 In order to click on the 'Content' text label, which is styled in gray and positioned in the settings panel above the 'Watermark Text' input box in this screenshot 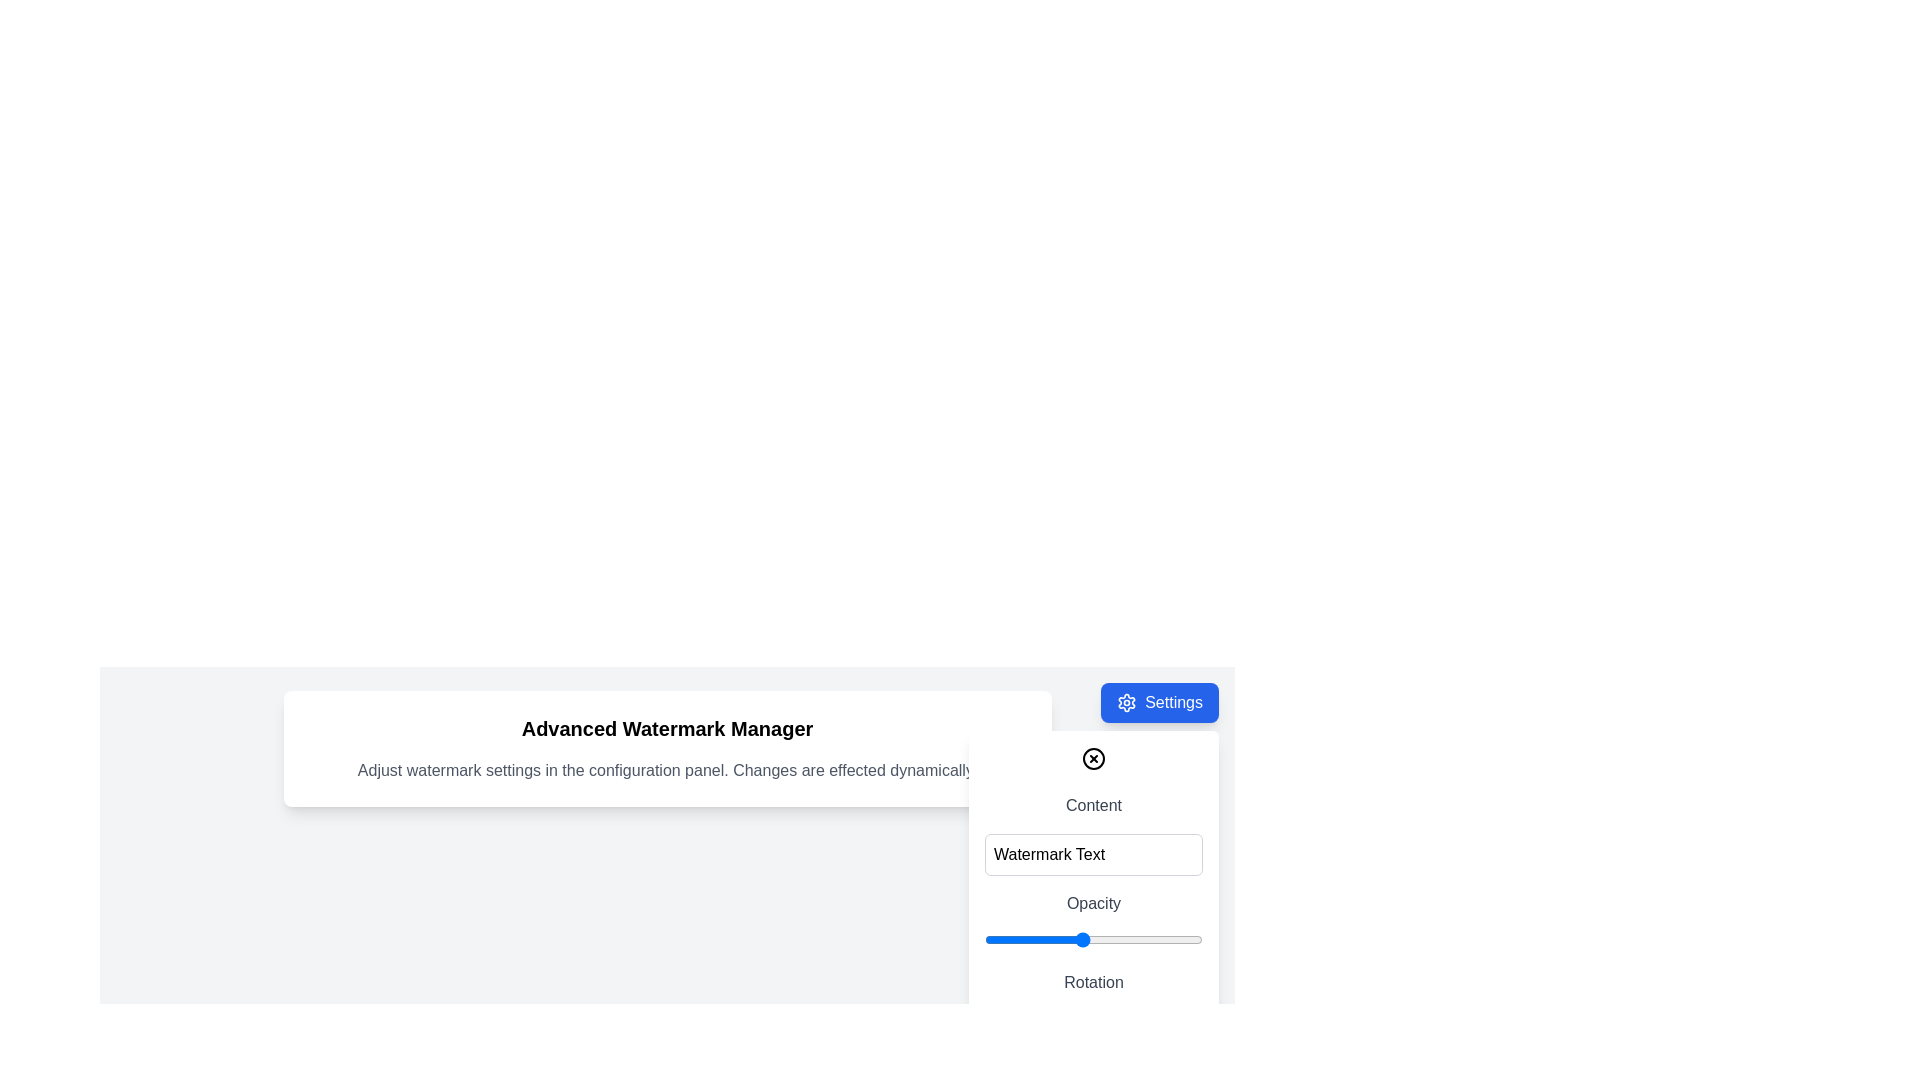, I will do `click(1093, 805)`.